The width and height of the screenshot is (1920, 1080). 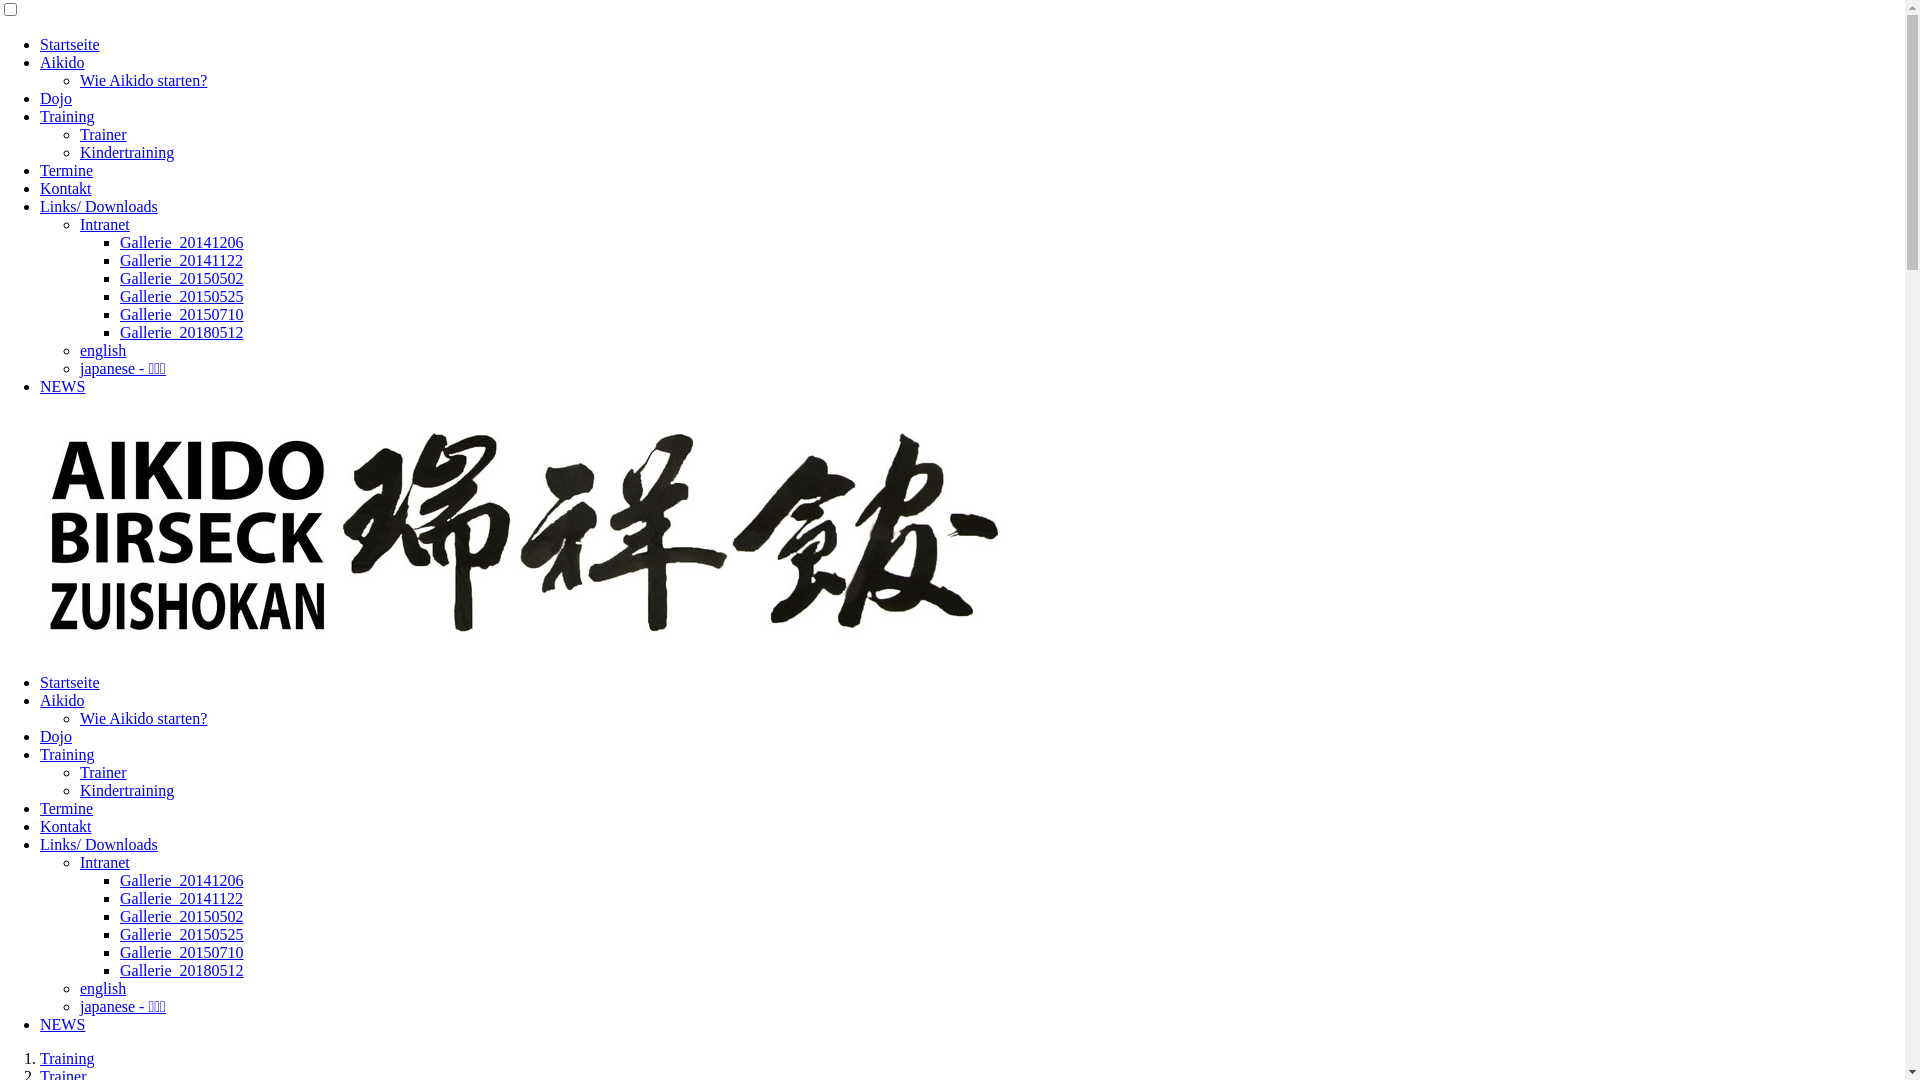 What do you see at coordinates (182, 916) in the screenshot?
I see `'Gallerie_20150502'` at bounding box center [182, 916].